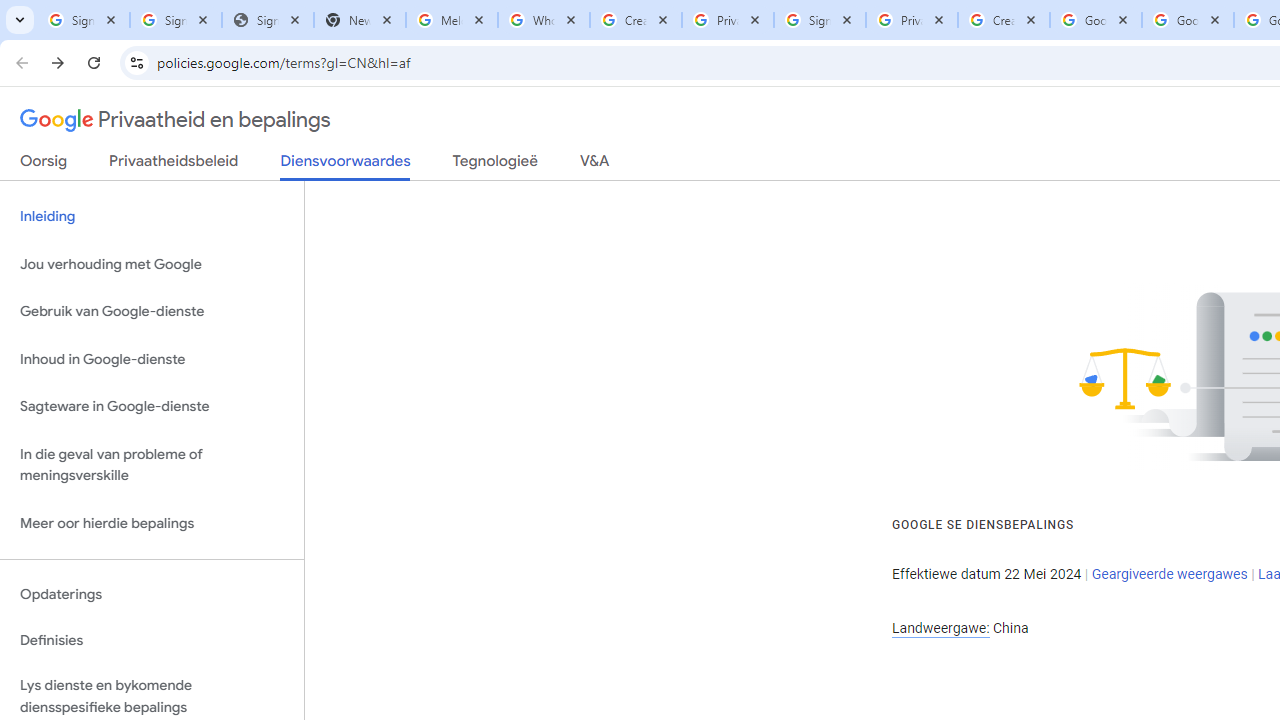  I want to click on 'Sign in - Google Accounts', so click(176, 20).